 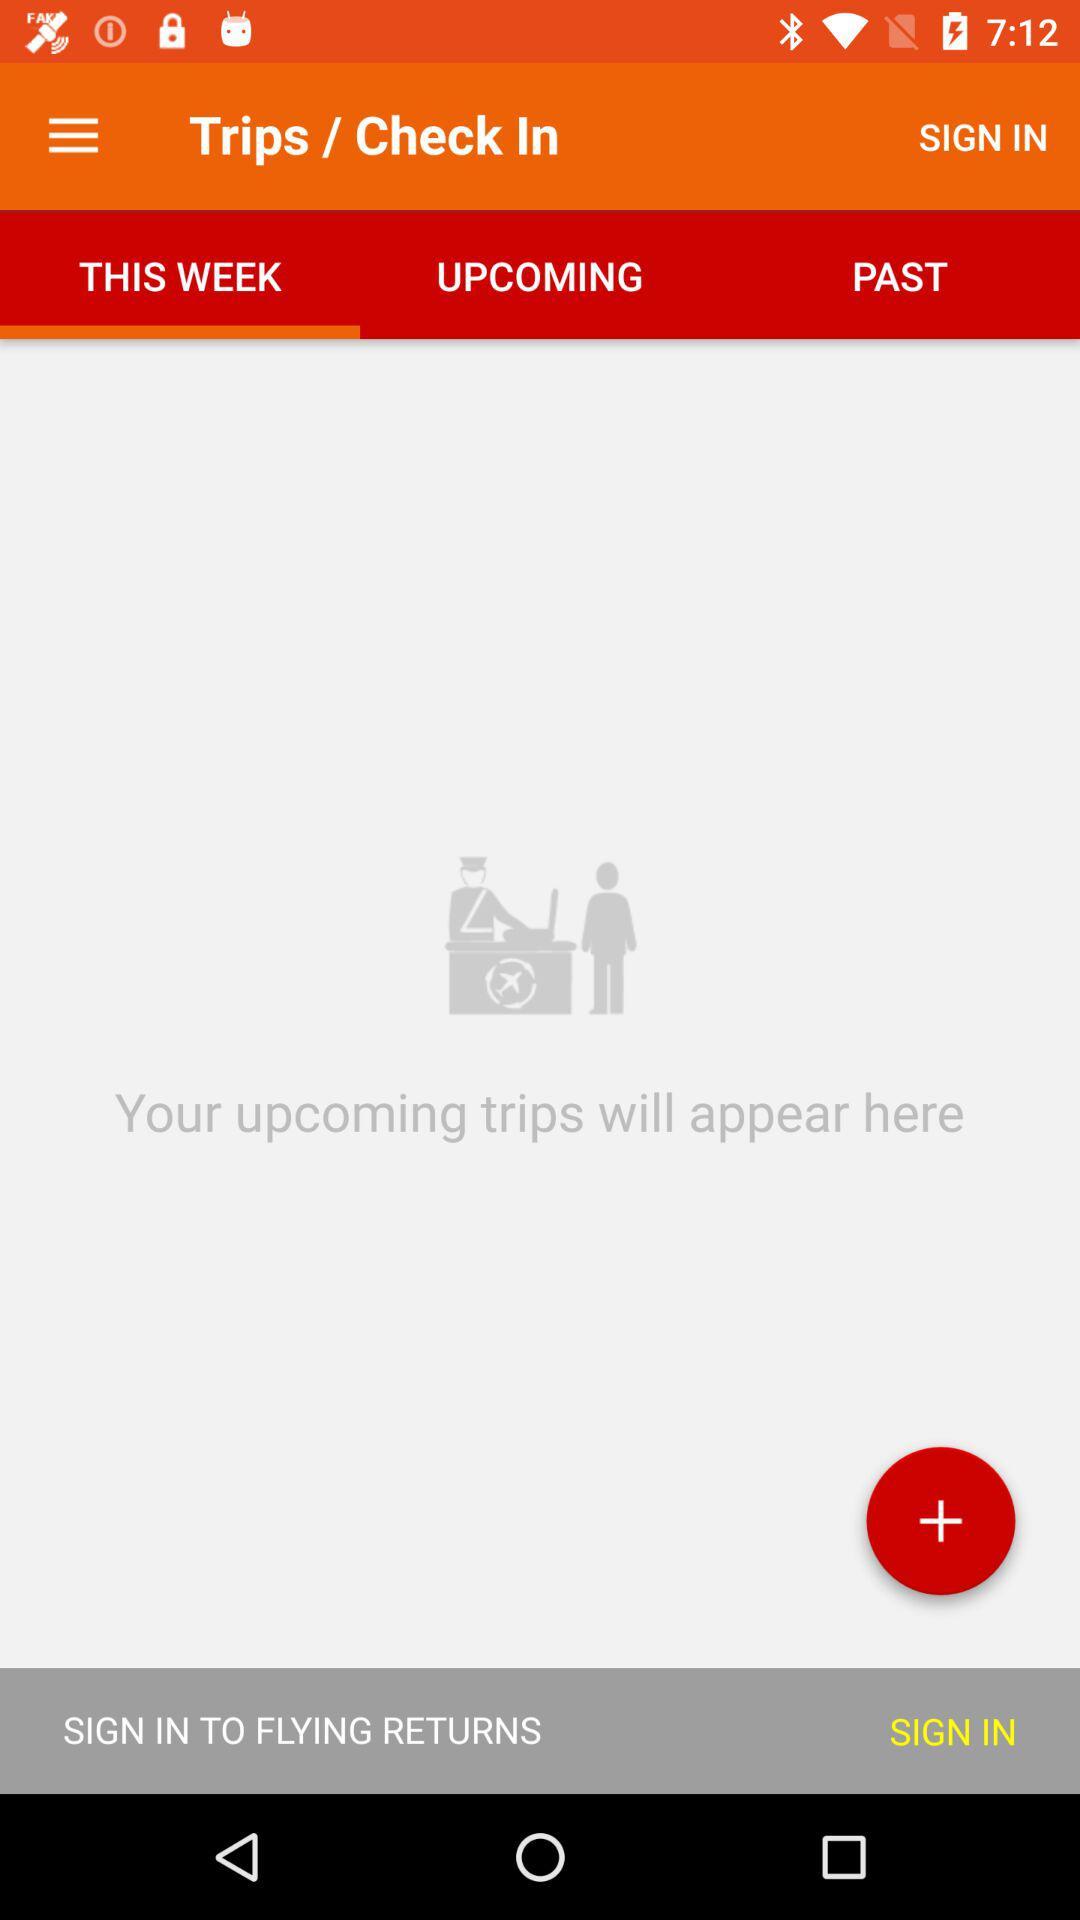 What do you see at coordinates (940, 1527) in the screenshot?
I see `option to add trip` at bounding box center [940, 1527].